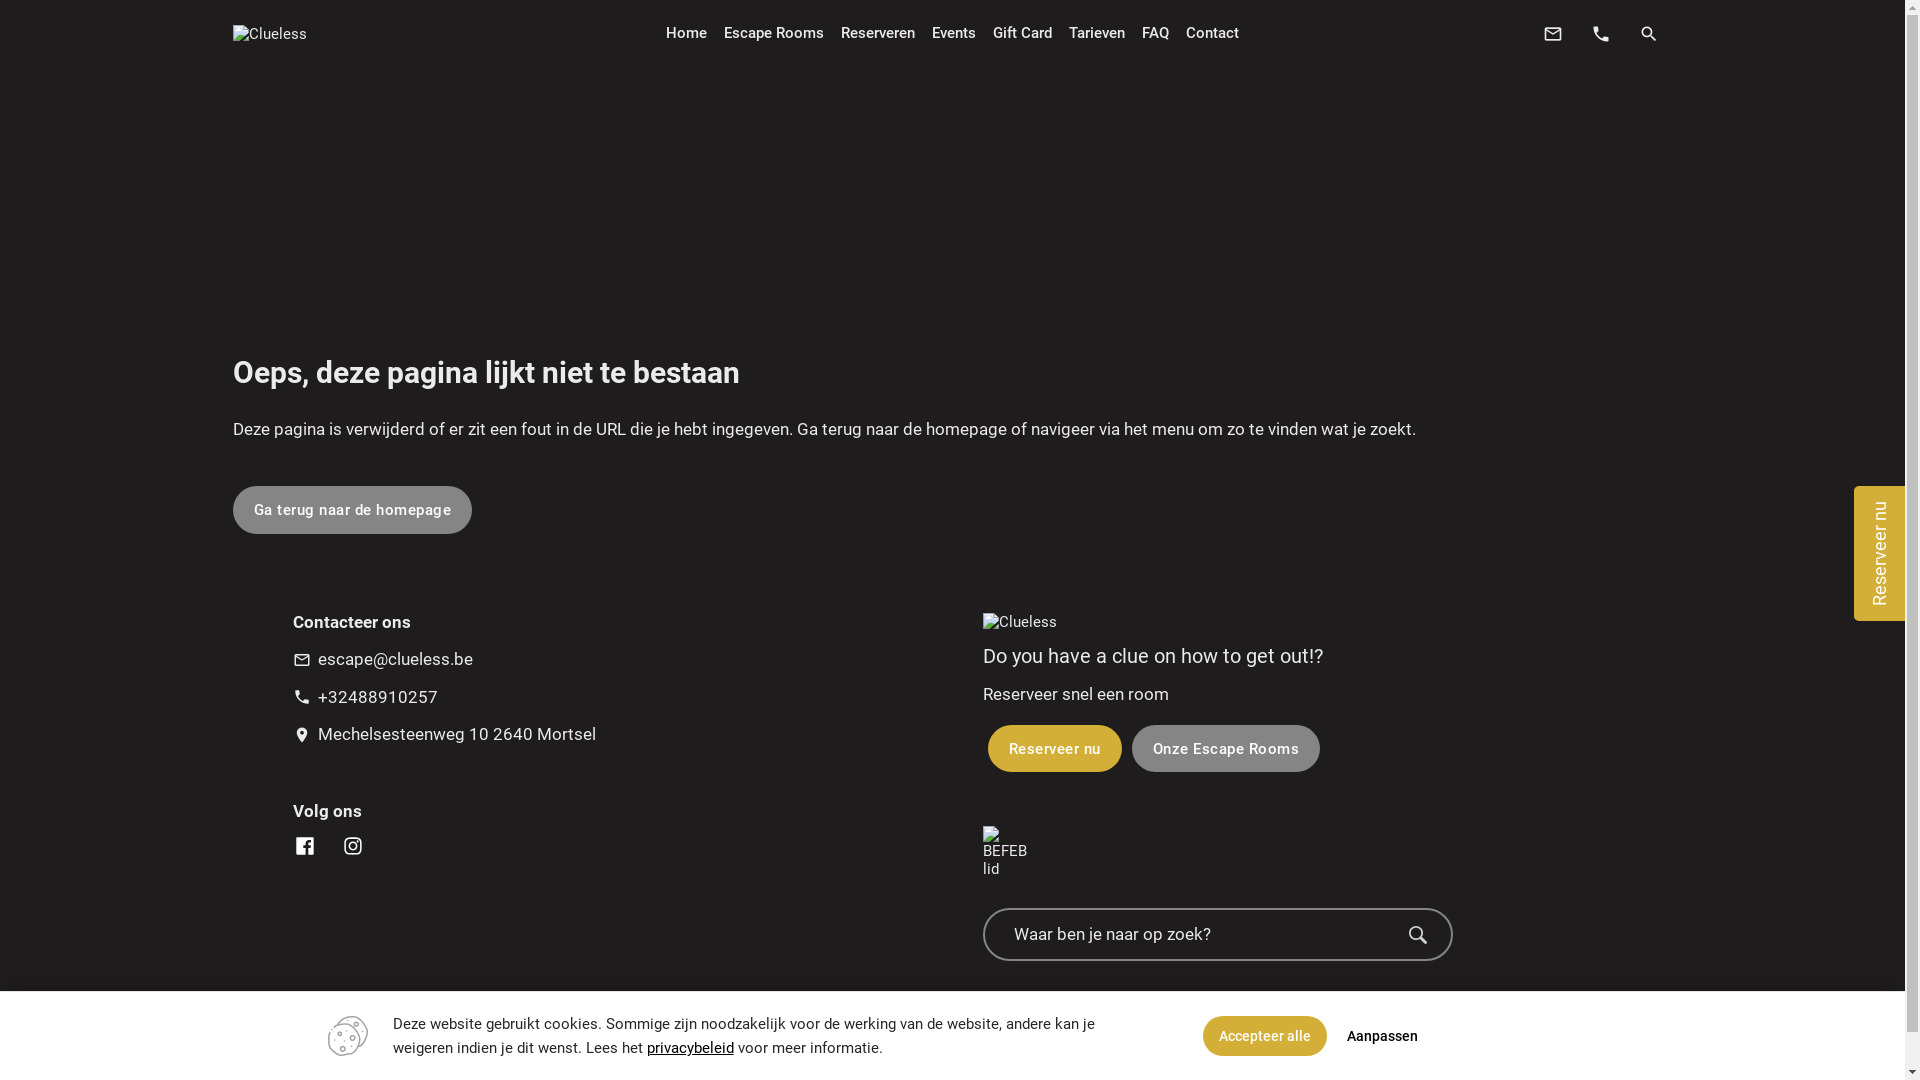 The height and width of the screenshot is (1080, 1920). What do you see at coordinates (953, 32) in the screenshot?
I see `'Events'` at bounding box center [953, 32].